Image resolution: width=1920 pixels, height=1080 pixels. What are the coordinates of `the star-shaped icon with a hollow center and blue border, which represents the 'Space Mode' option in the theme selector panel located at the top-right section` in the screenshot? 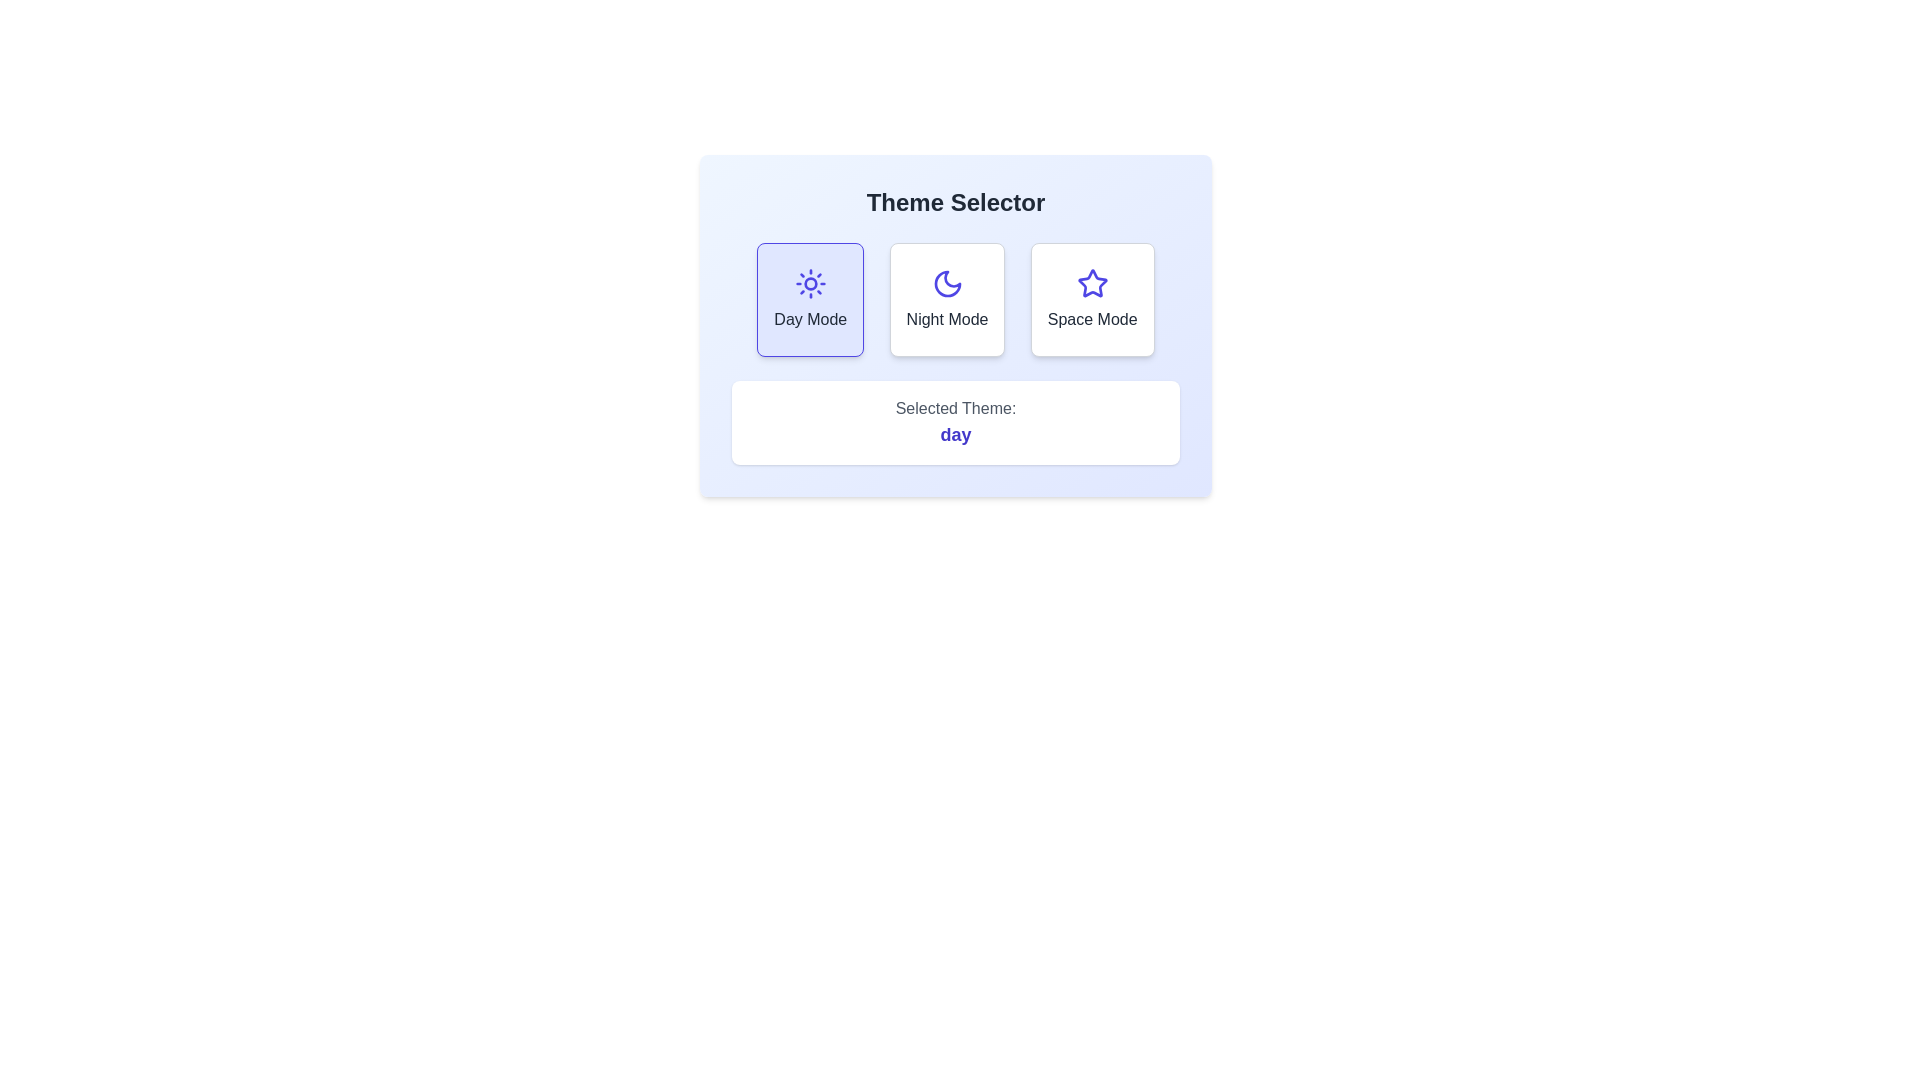 It's located at (1091, 283).